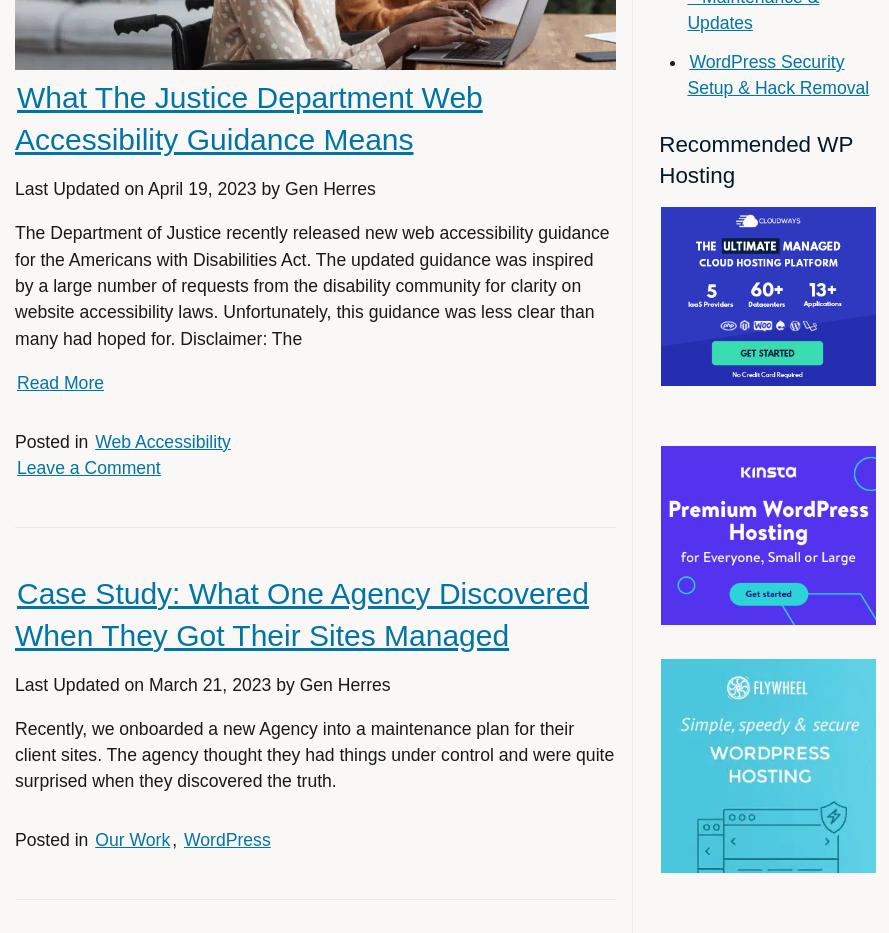 The width and height of the screenshot is (889, 933). I want to click on 'Recommended WP Hosting', so click(754, 160).